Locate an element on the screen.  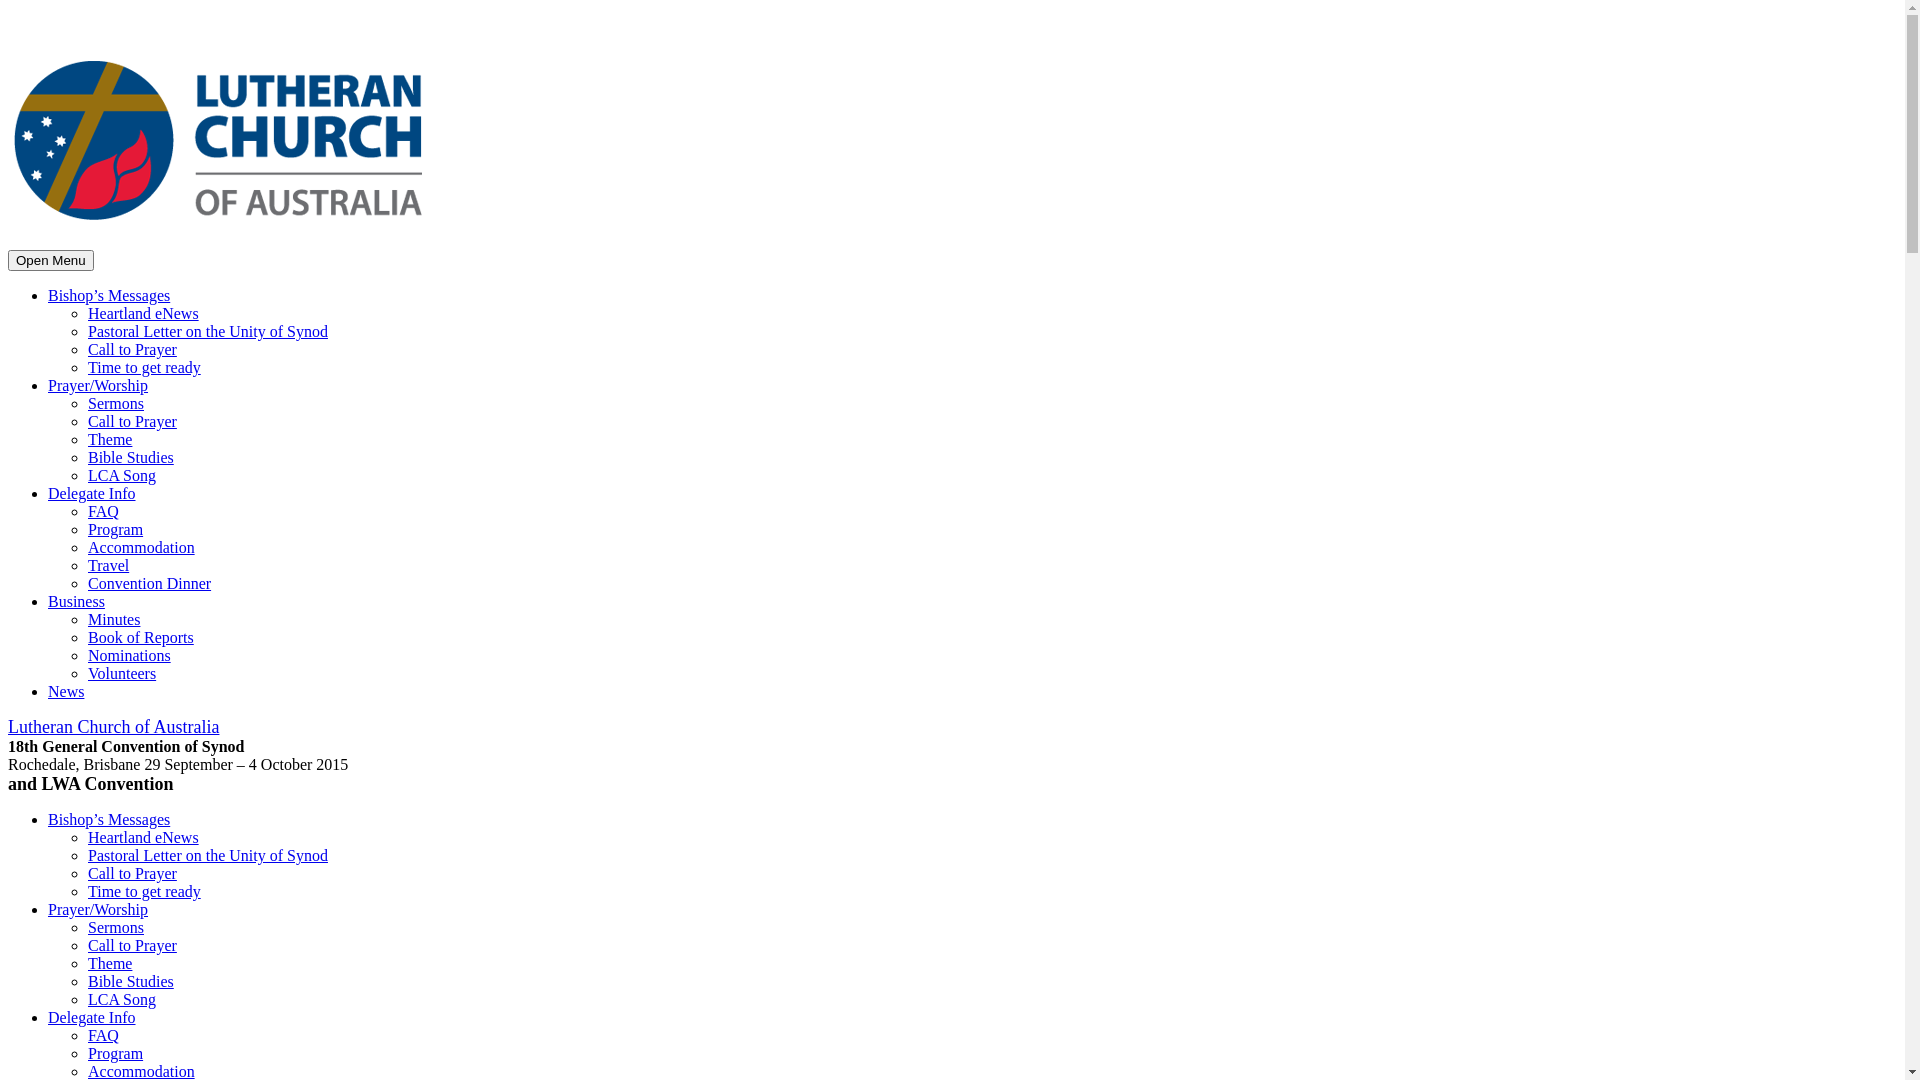
'Bible Studies' is located at coordinates (129, 457).